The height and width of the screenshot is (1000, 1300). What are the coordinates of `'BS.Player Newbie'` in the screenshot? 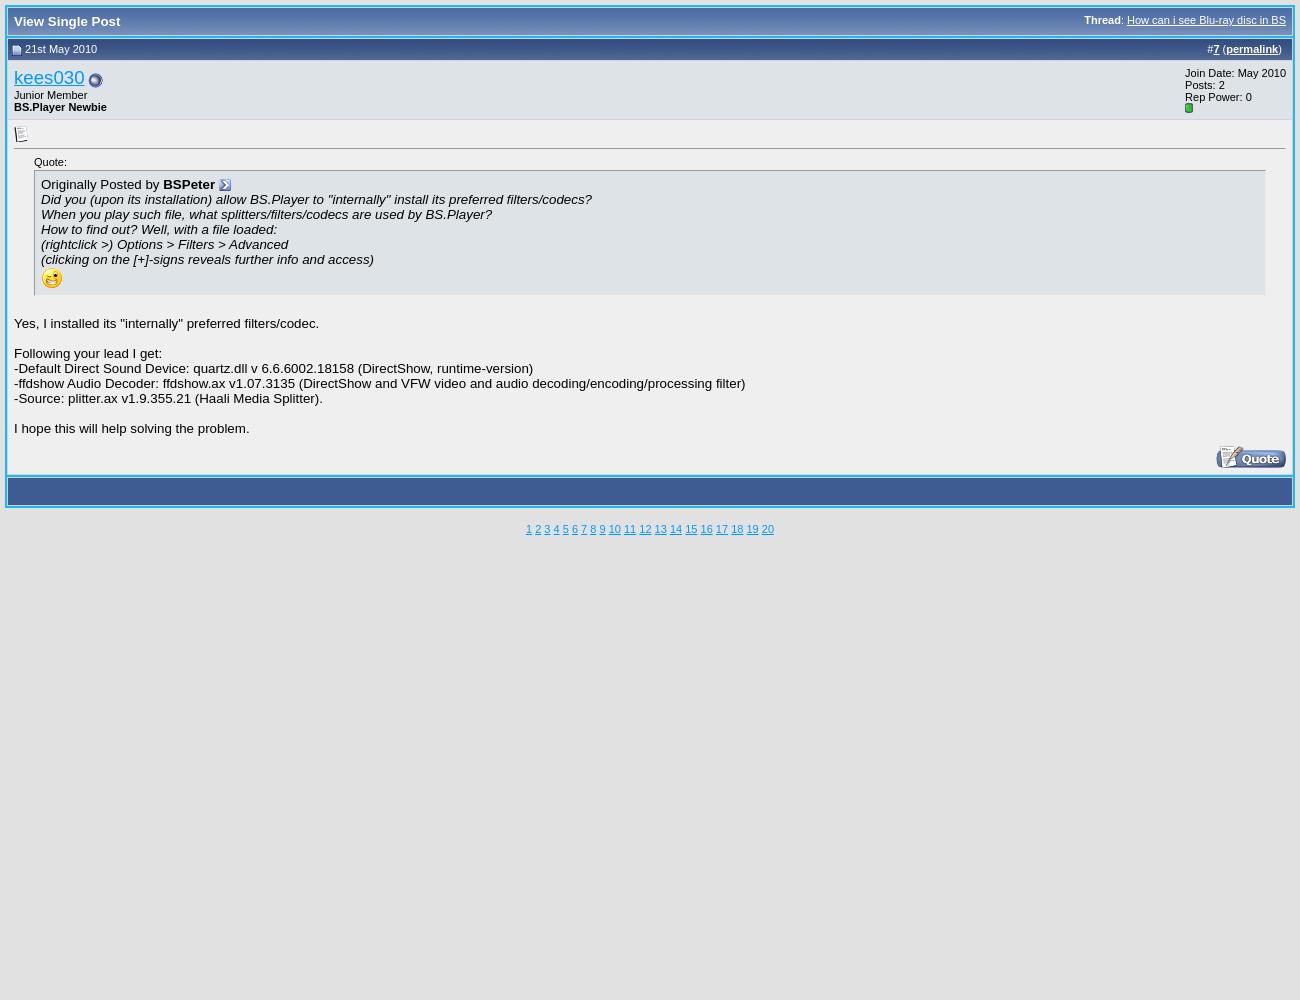 It's located at (60, 105).